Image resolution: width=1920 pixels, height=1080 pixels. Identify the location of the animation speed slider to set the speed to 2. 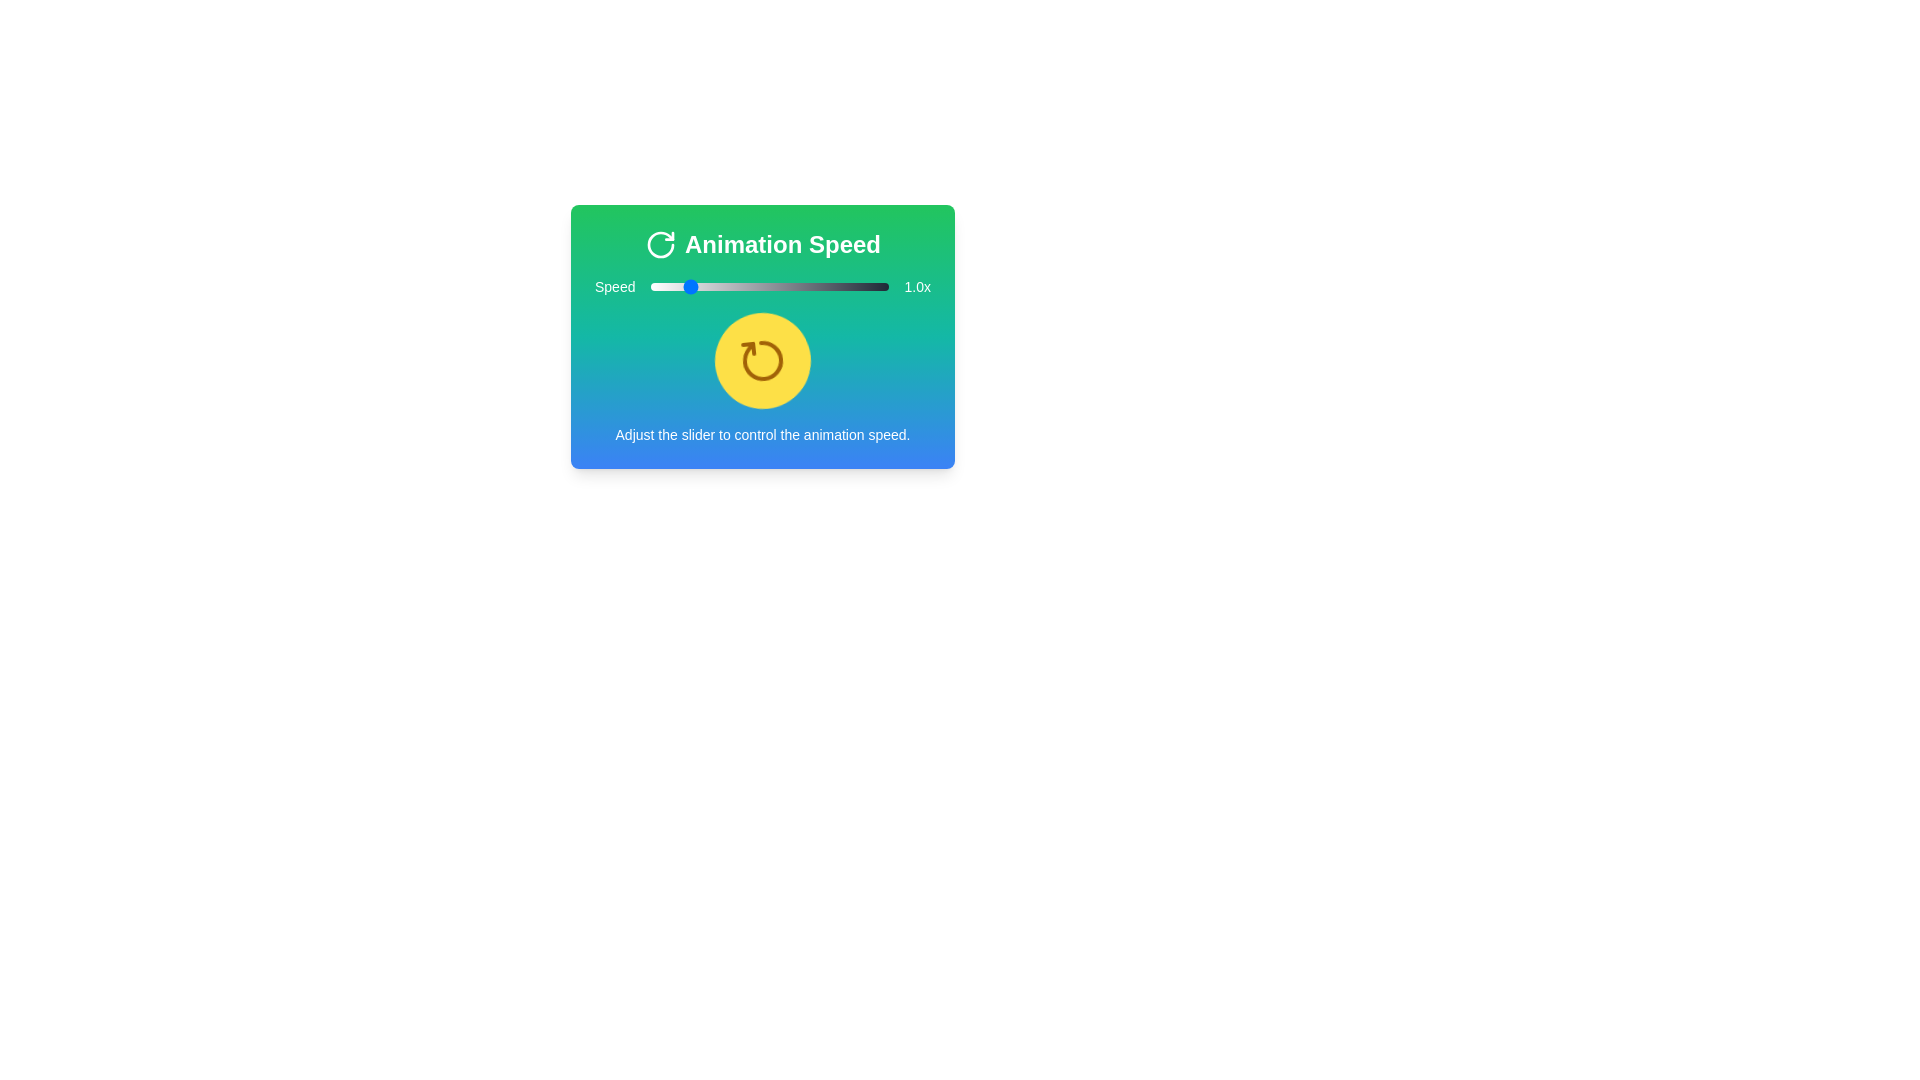
(752, 286).